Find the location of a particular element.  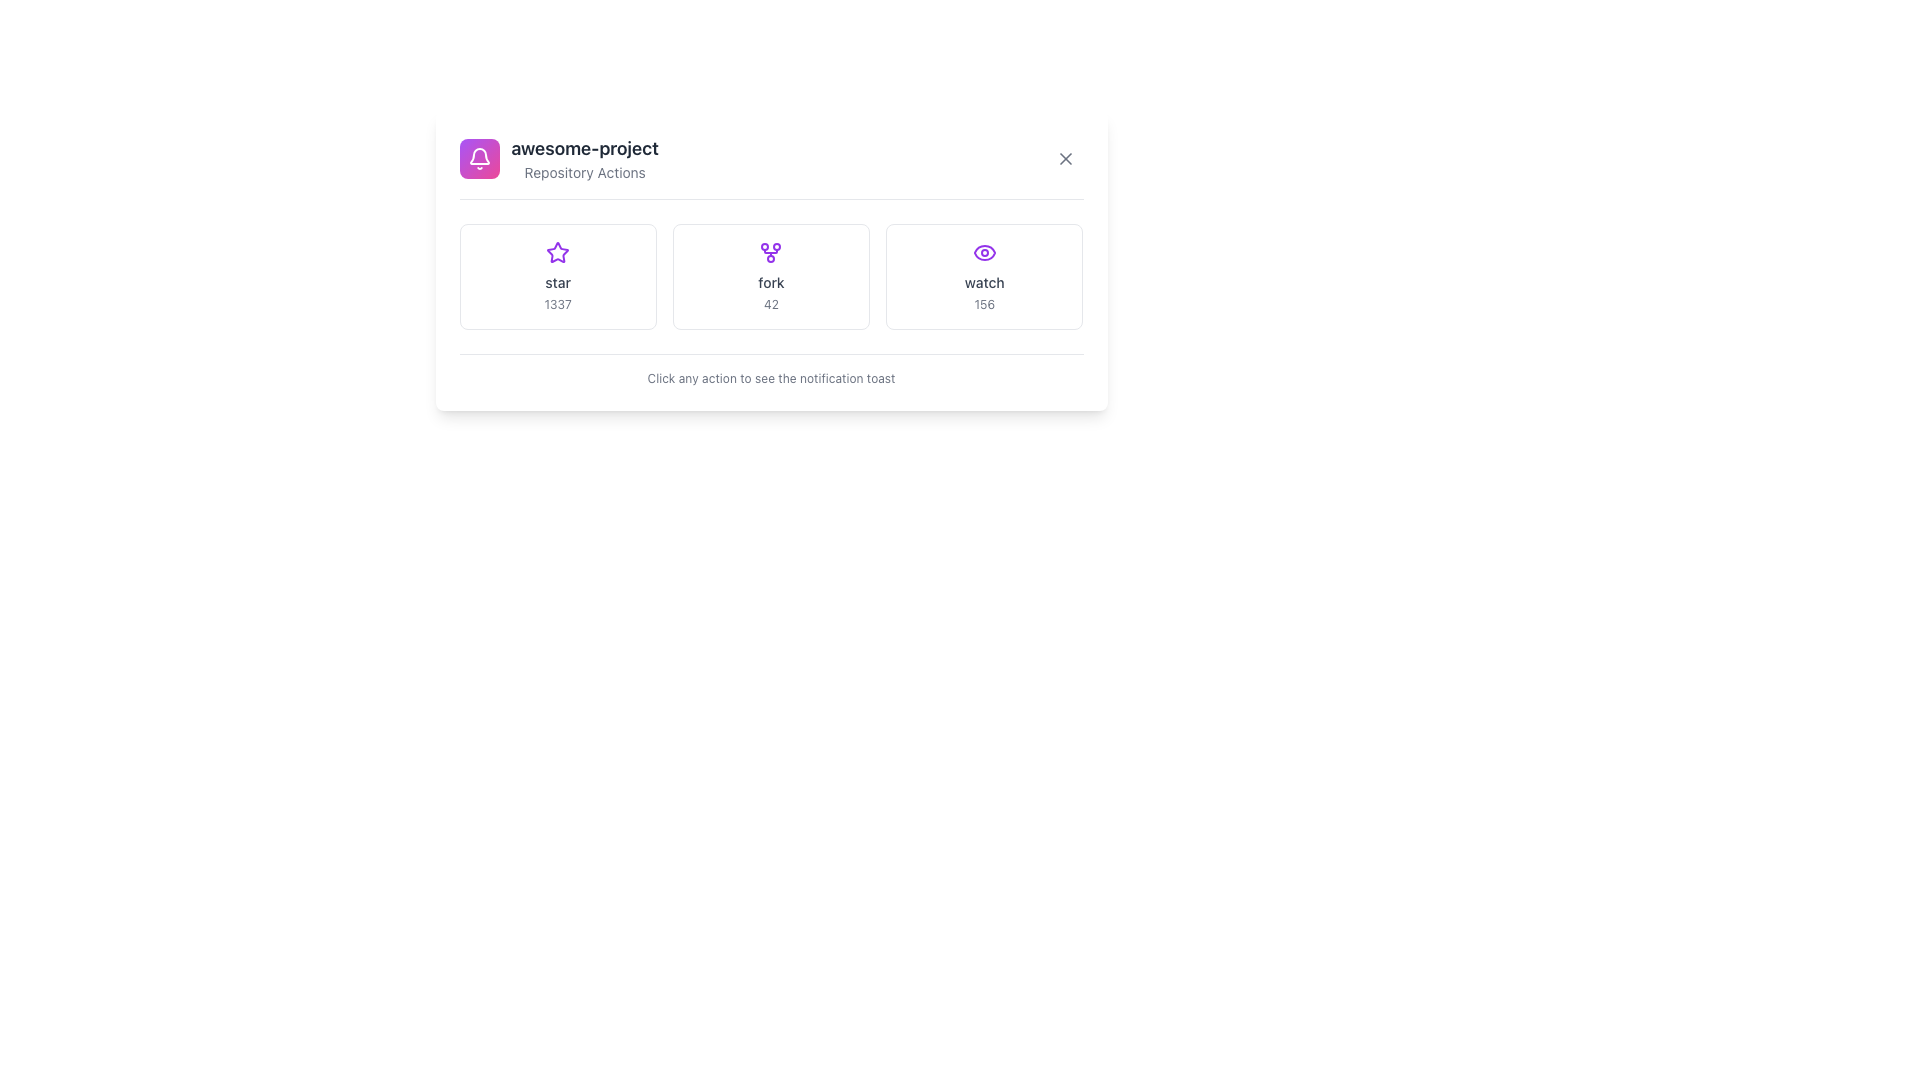

the 'watch' button, which is the third card in a row of three, positioned on the right within a grid layout is located at coordinates (984, 277).